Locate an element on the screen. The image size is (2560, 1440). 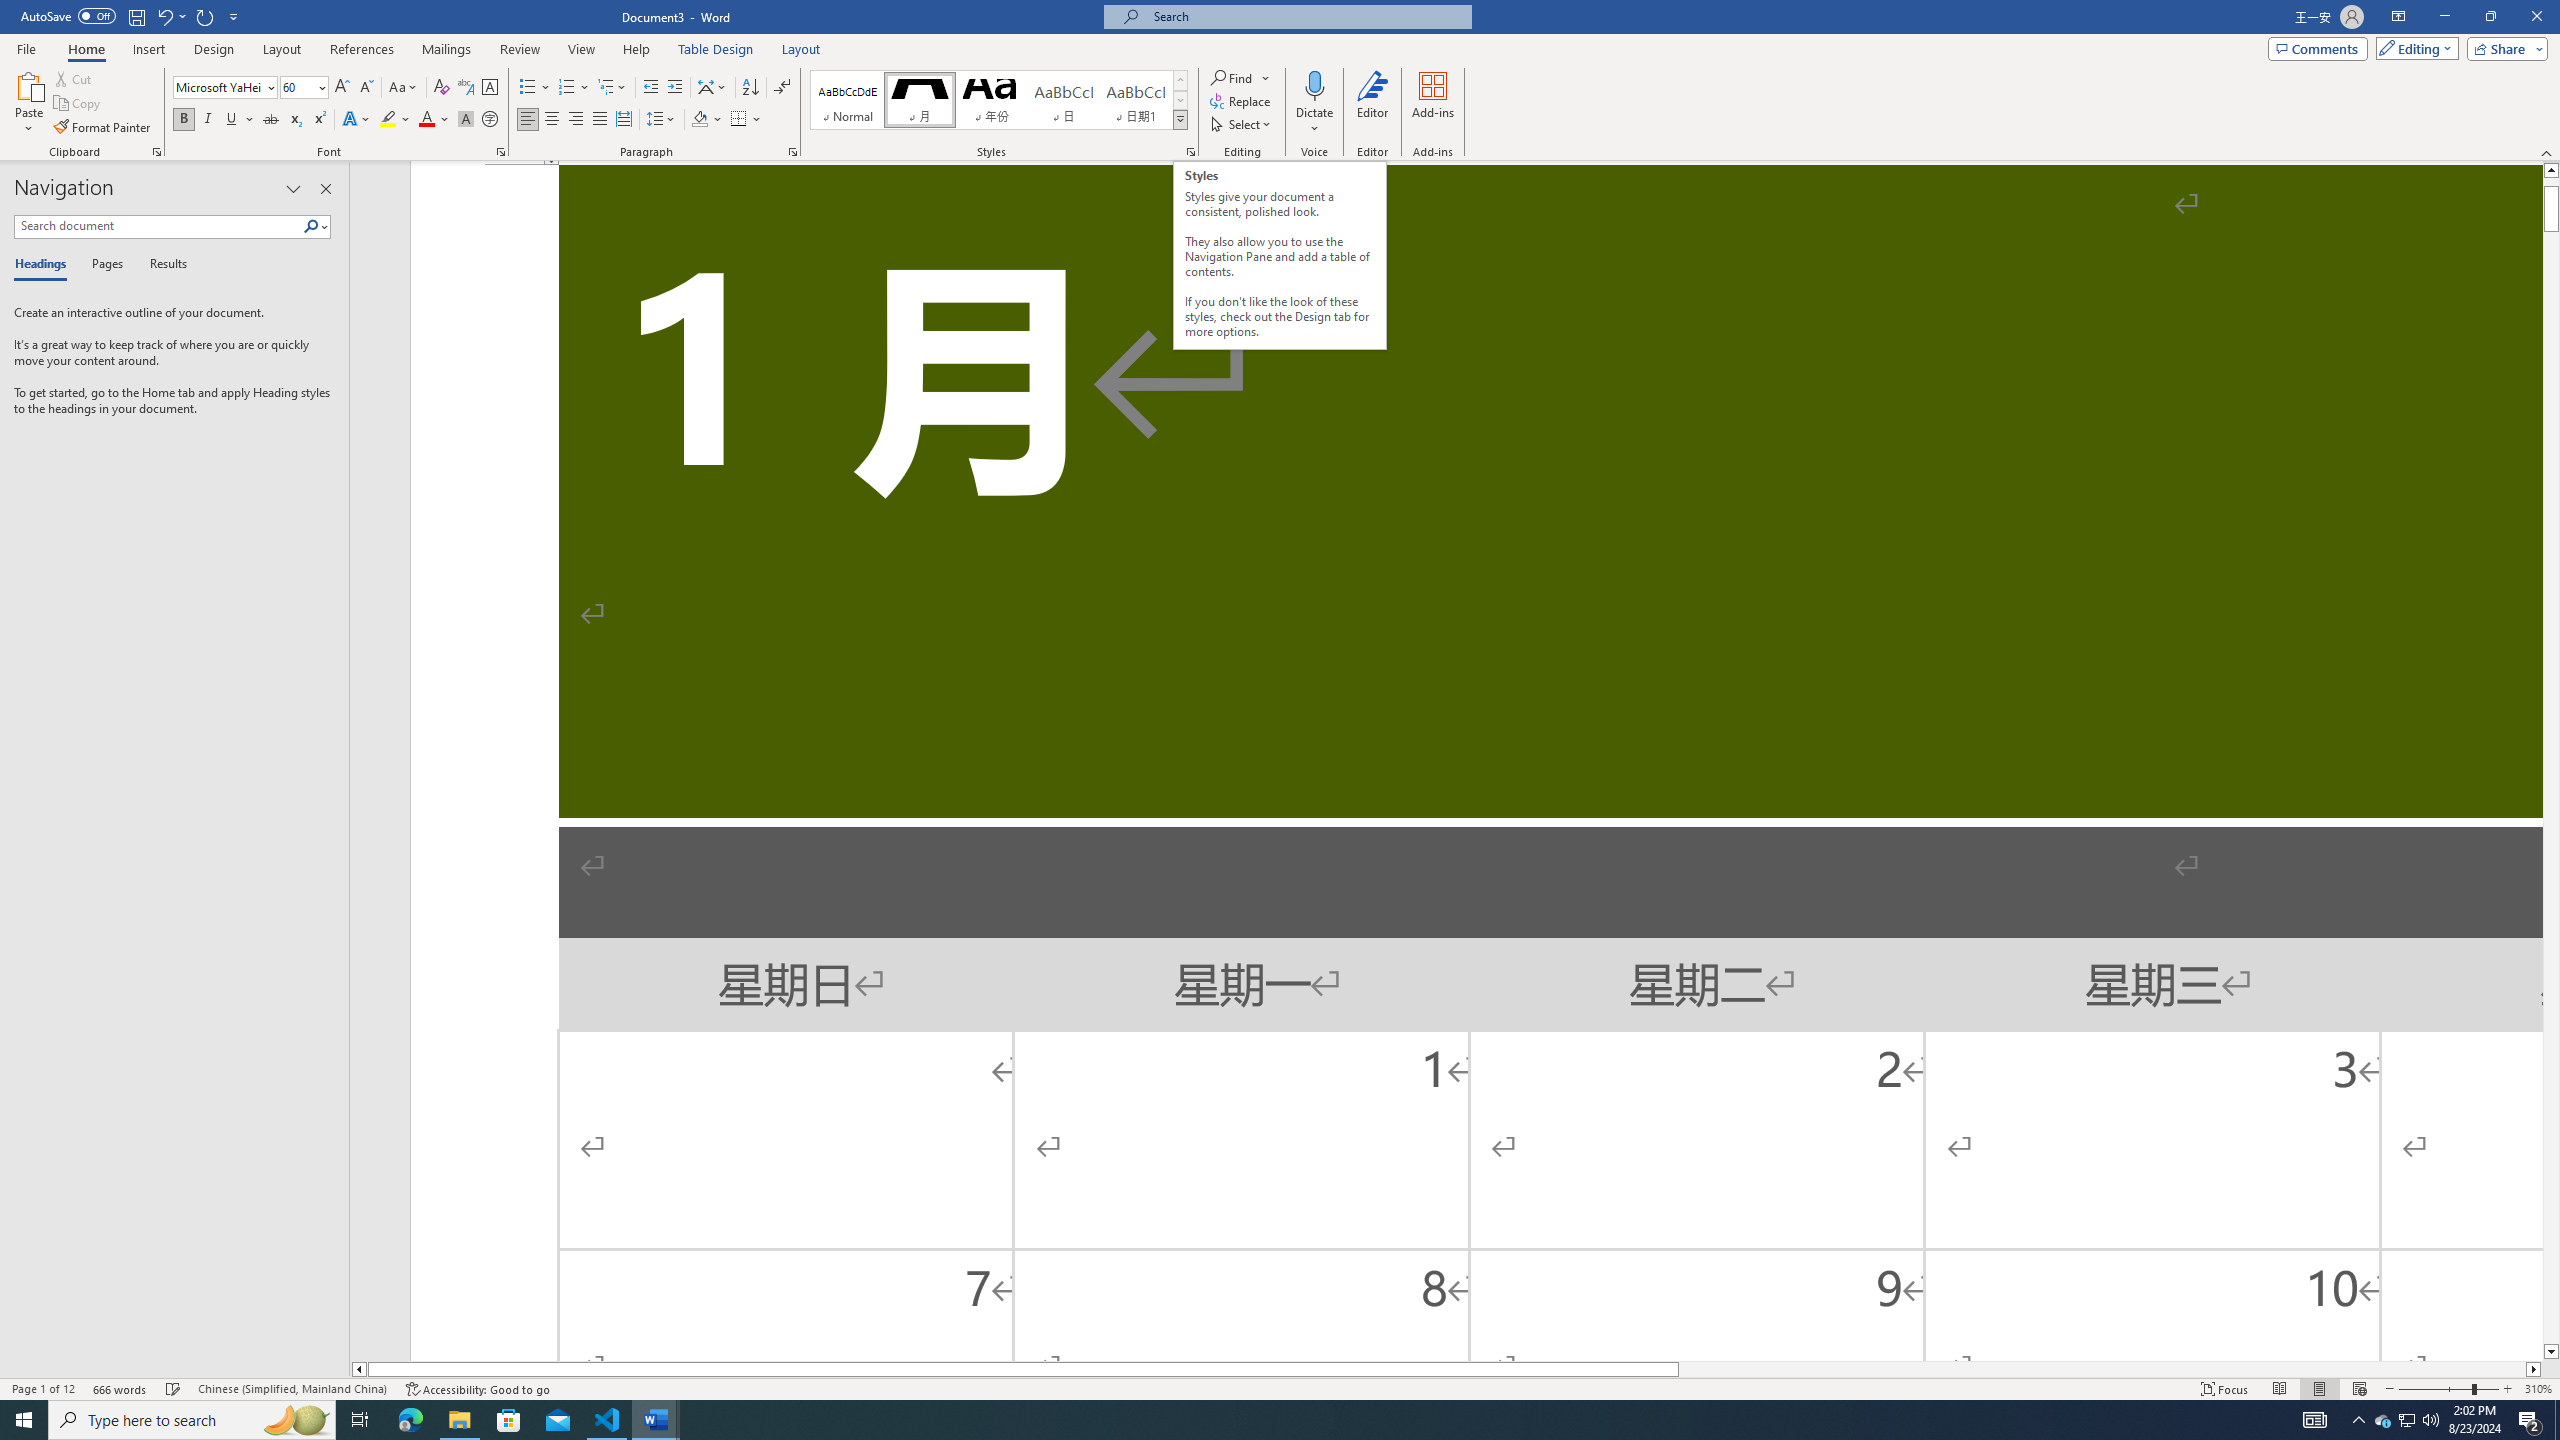
'Sort...' is located at coordinates (750, 87).